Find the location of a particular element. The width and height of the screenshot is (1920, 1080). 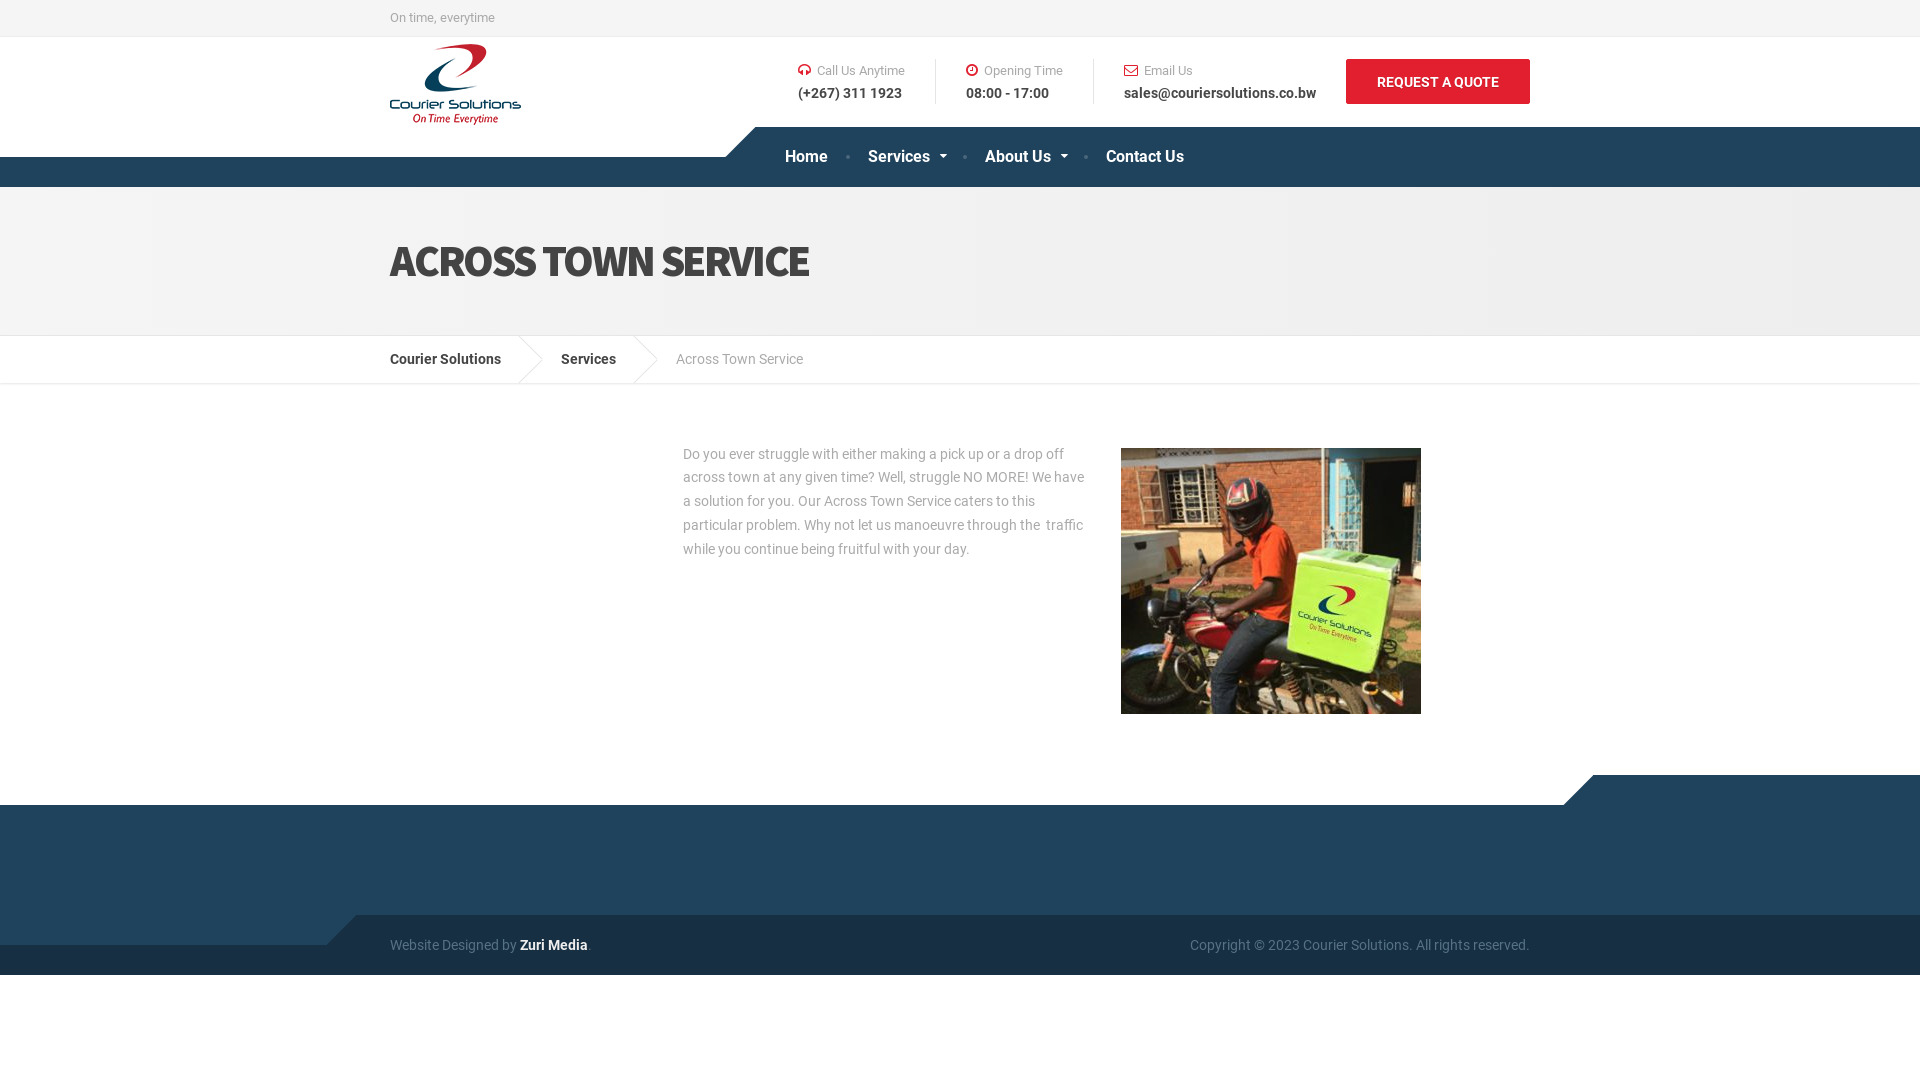

'Email Us is located at coordinates (1203, 80).